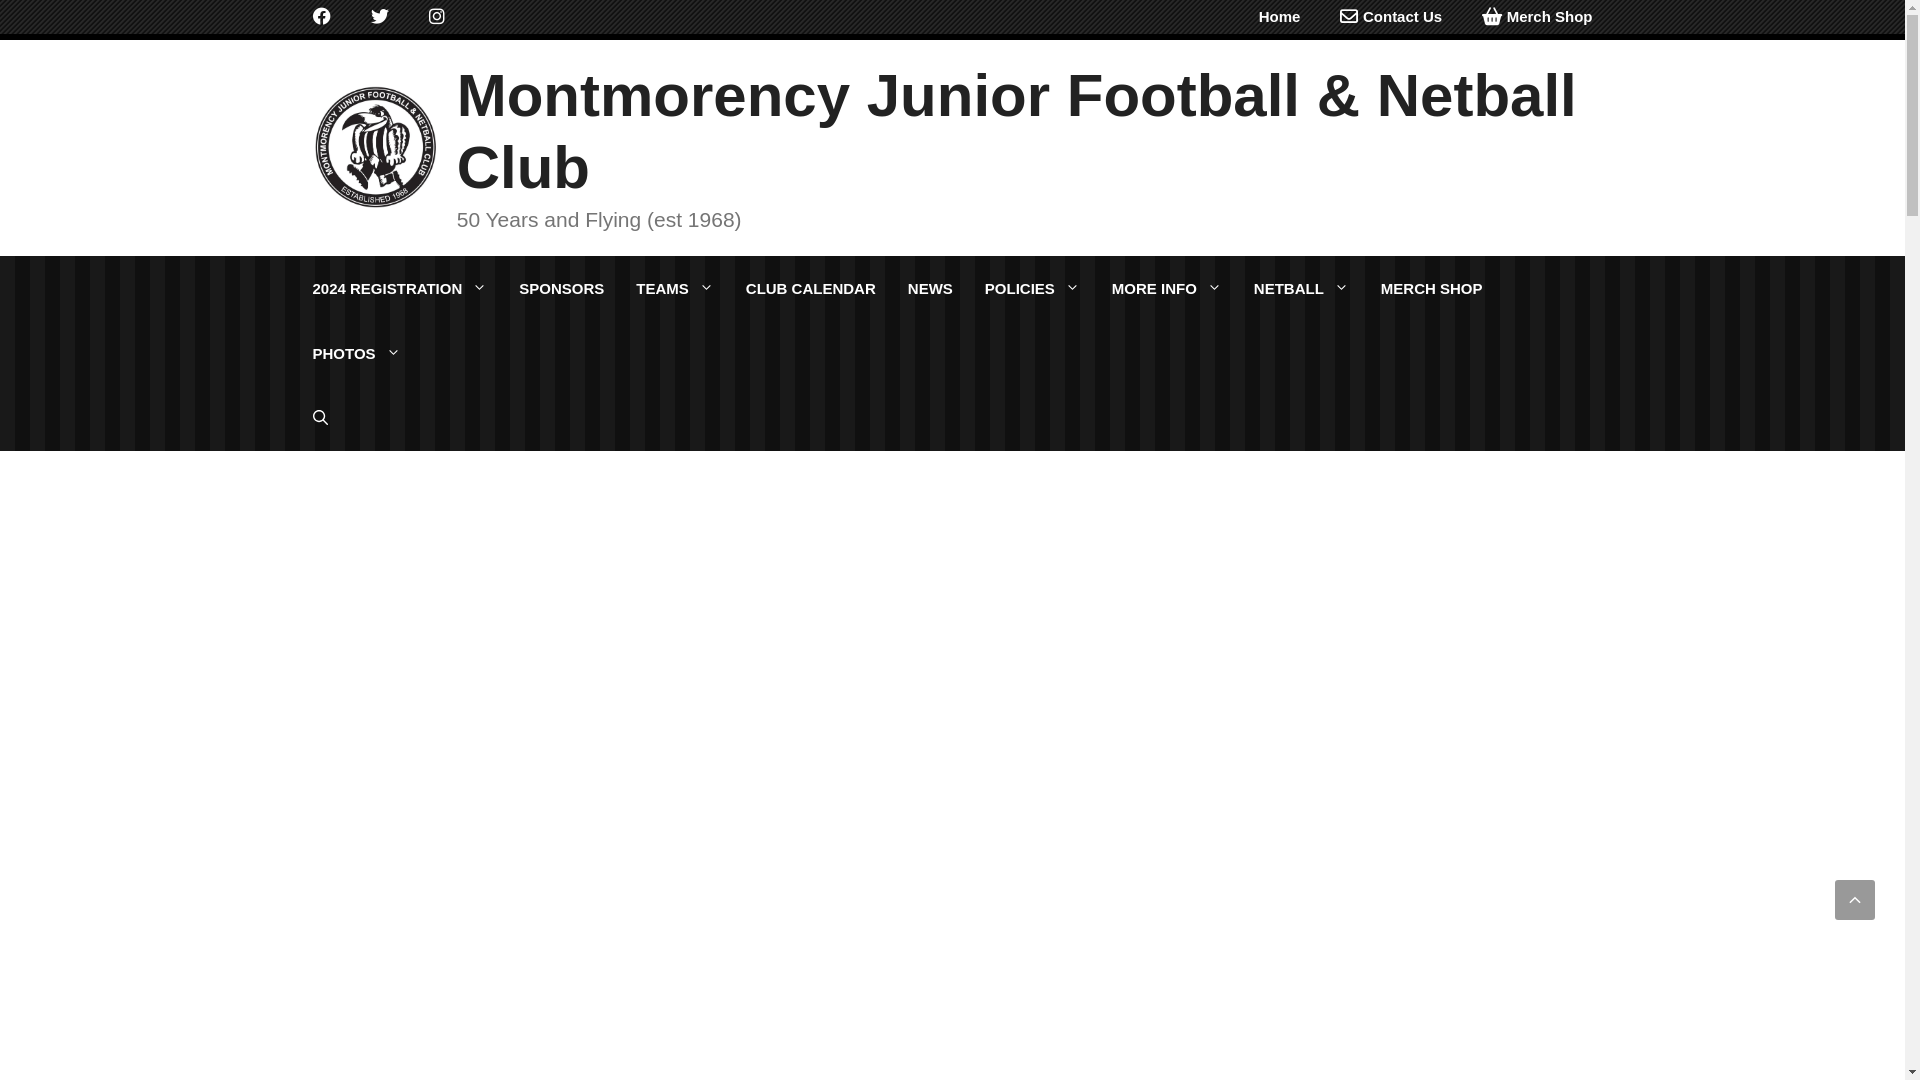  Describe the element at coordinates (1853, 898) in the screenshot. I see `'Scroll back to top'` at that location.